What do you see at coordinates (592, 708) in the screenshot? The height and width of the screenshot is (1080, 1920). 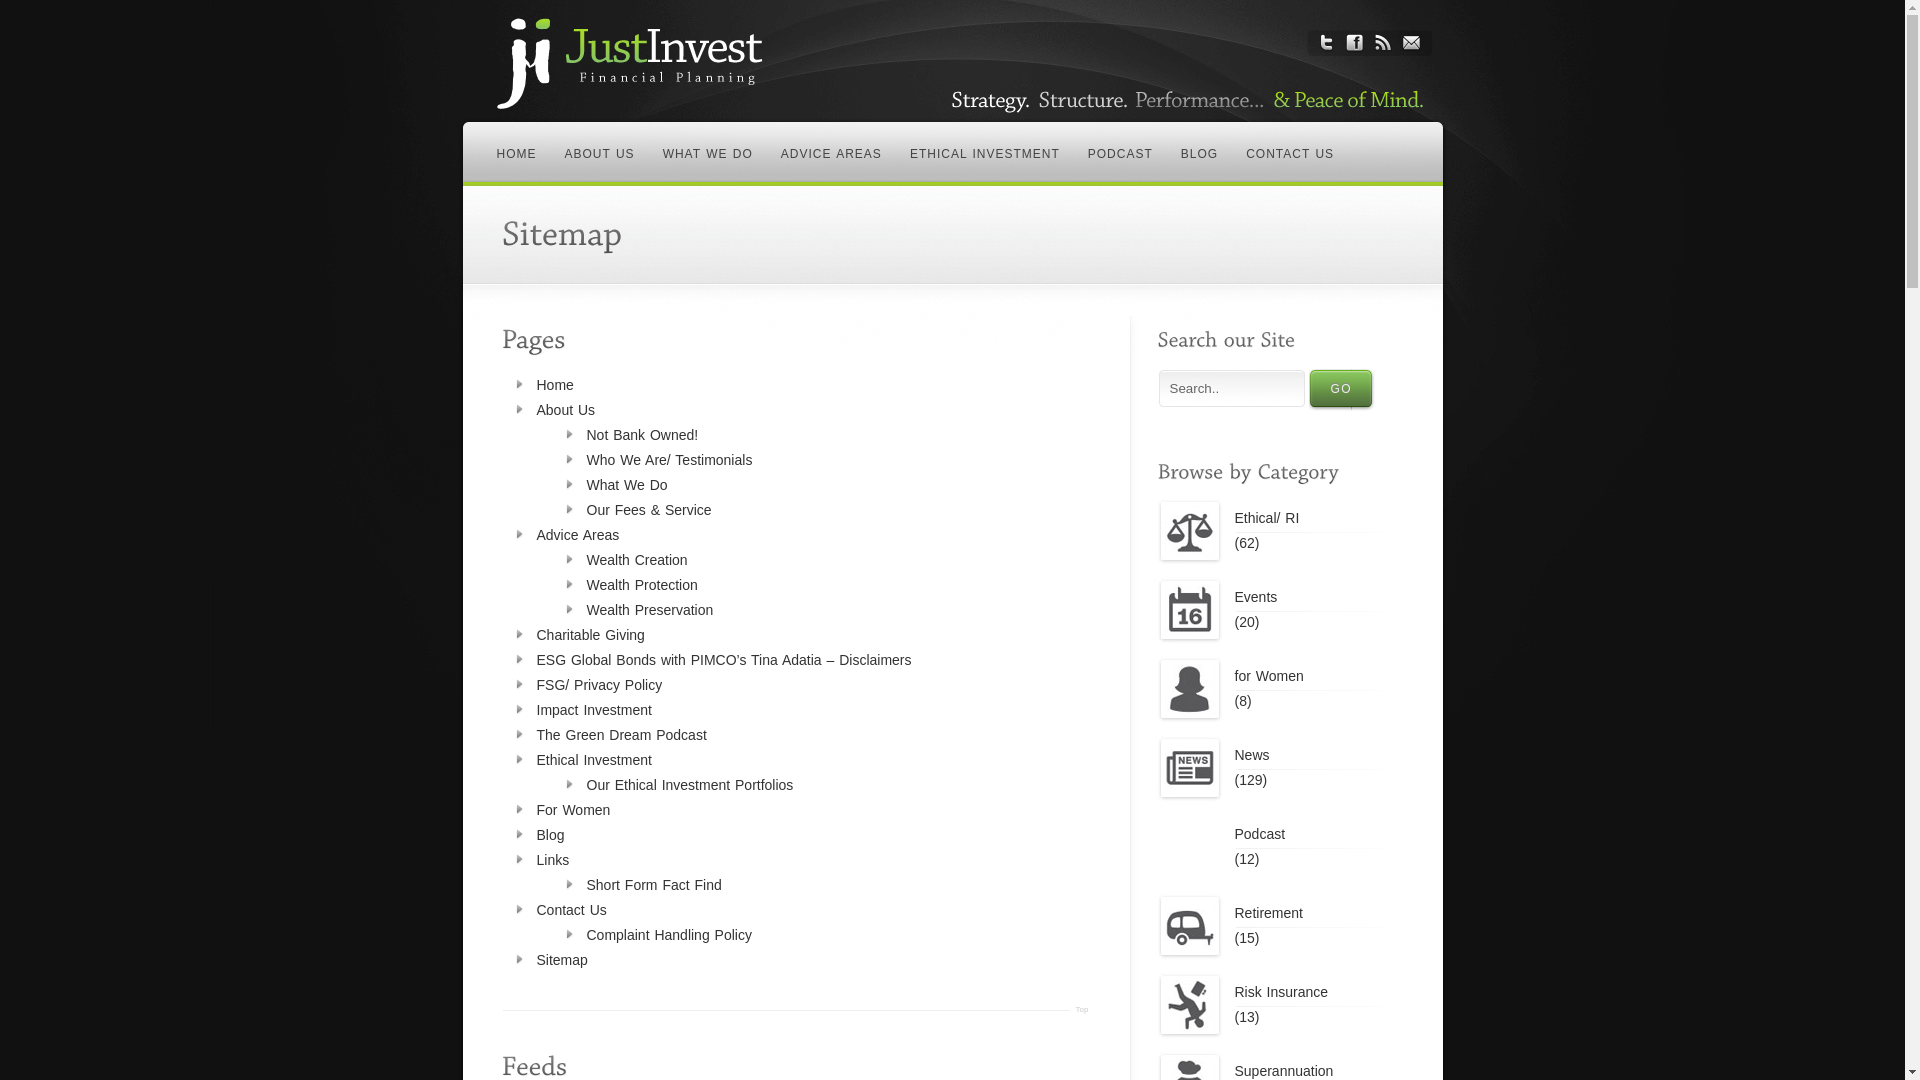 I see `'Impact Investment'` at bounding box center [592, 708].